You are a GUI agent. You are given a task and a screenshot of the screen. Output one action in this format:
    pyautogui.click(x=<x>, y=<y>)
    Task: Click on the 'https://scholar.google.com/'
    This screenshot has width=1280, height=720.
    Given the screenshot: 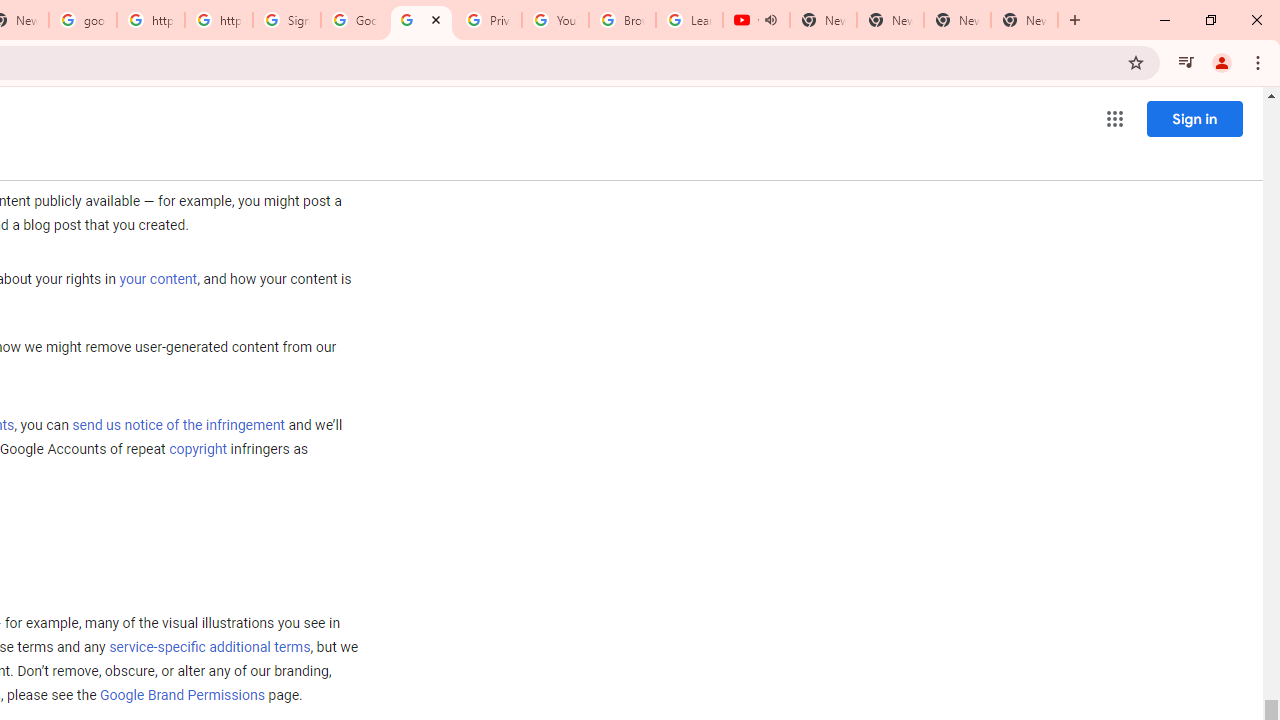 What is the action you would take?
    pyautogui.click(x=150, y=20)
    